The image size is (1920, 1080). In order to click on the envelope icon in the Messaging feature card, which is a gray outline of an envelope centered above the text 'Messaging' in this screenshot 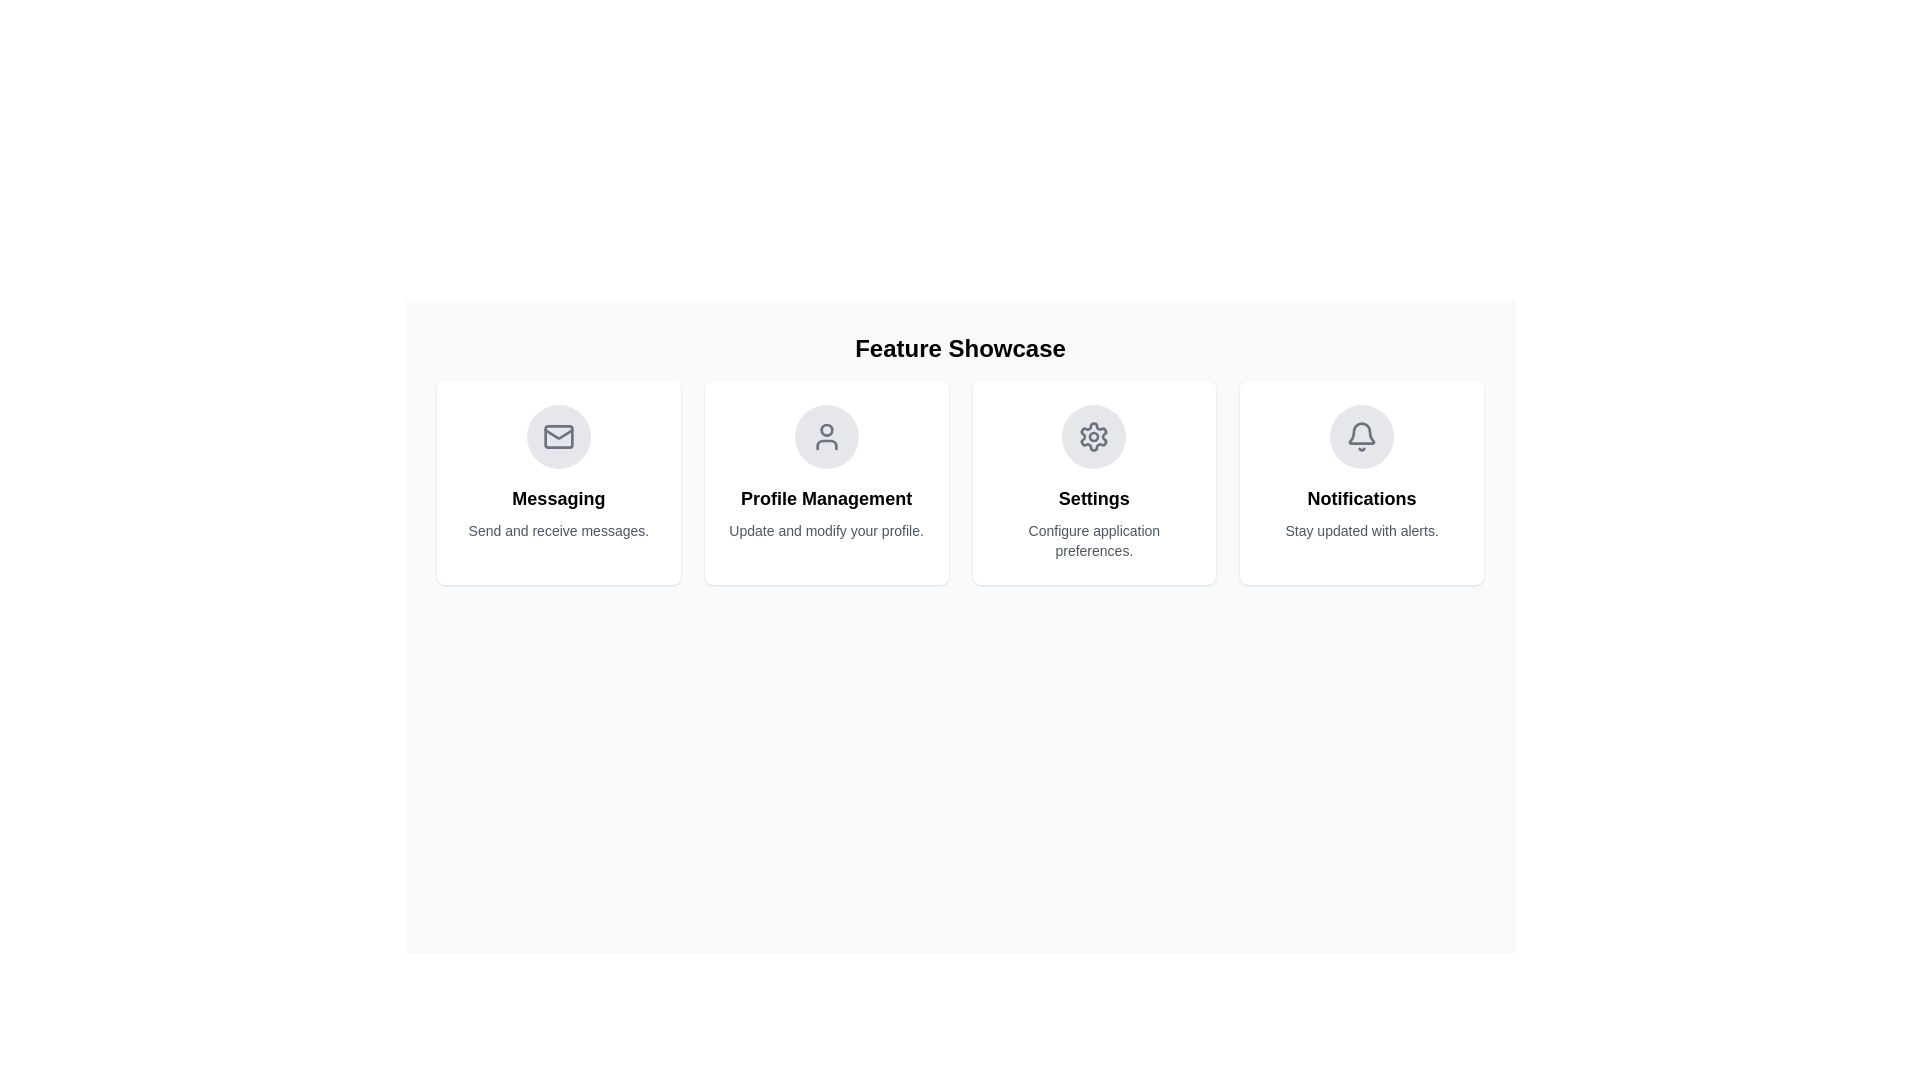, I will do `click(558, 435)`.